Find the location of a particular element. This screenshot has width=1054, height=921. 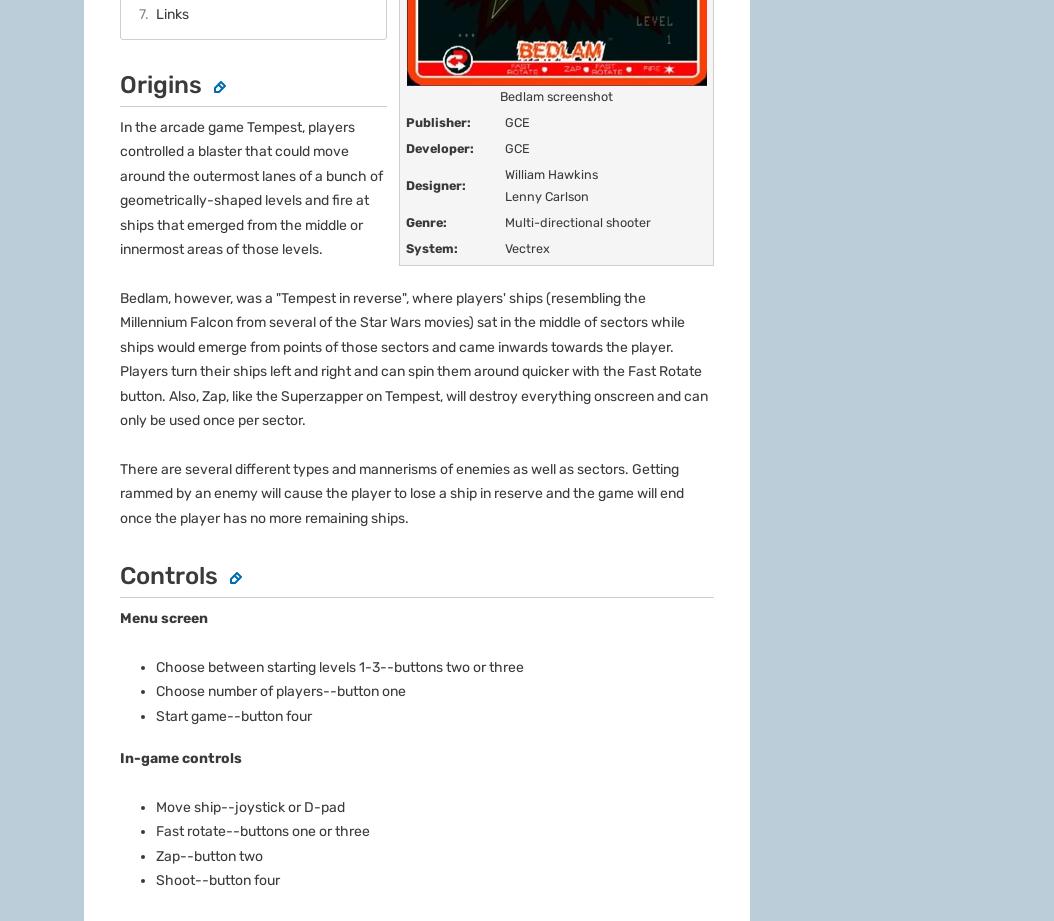

'Advertise' is located at coordinates (118, 726).